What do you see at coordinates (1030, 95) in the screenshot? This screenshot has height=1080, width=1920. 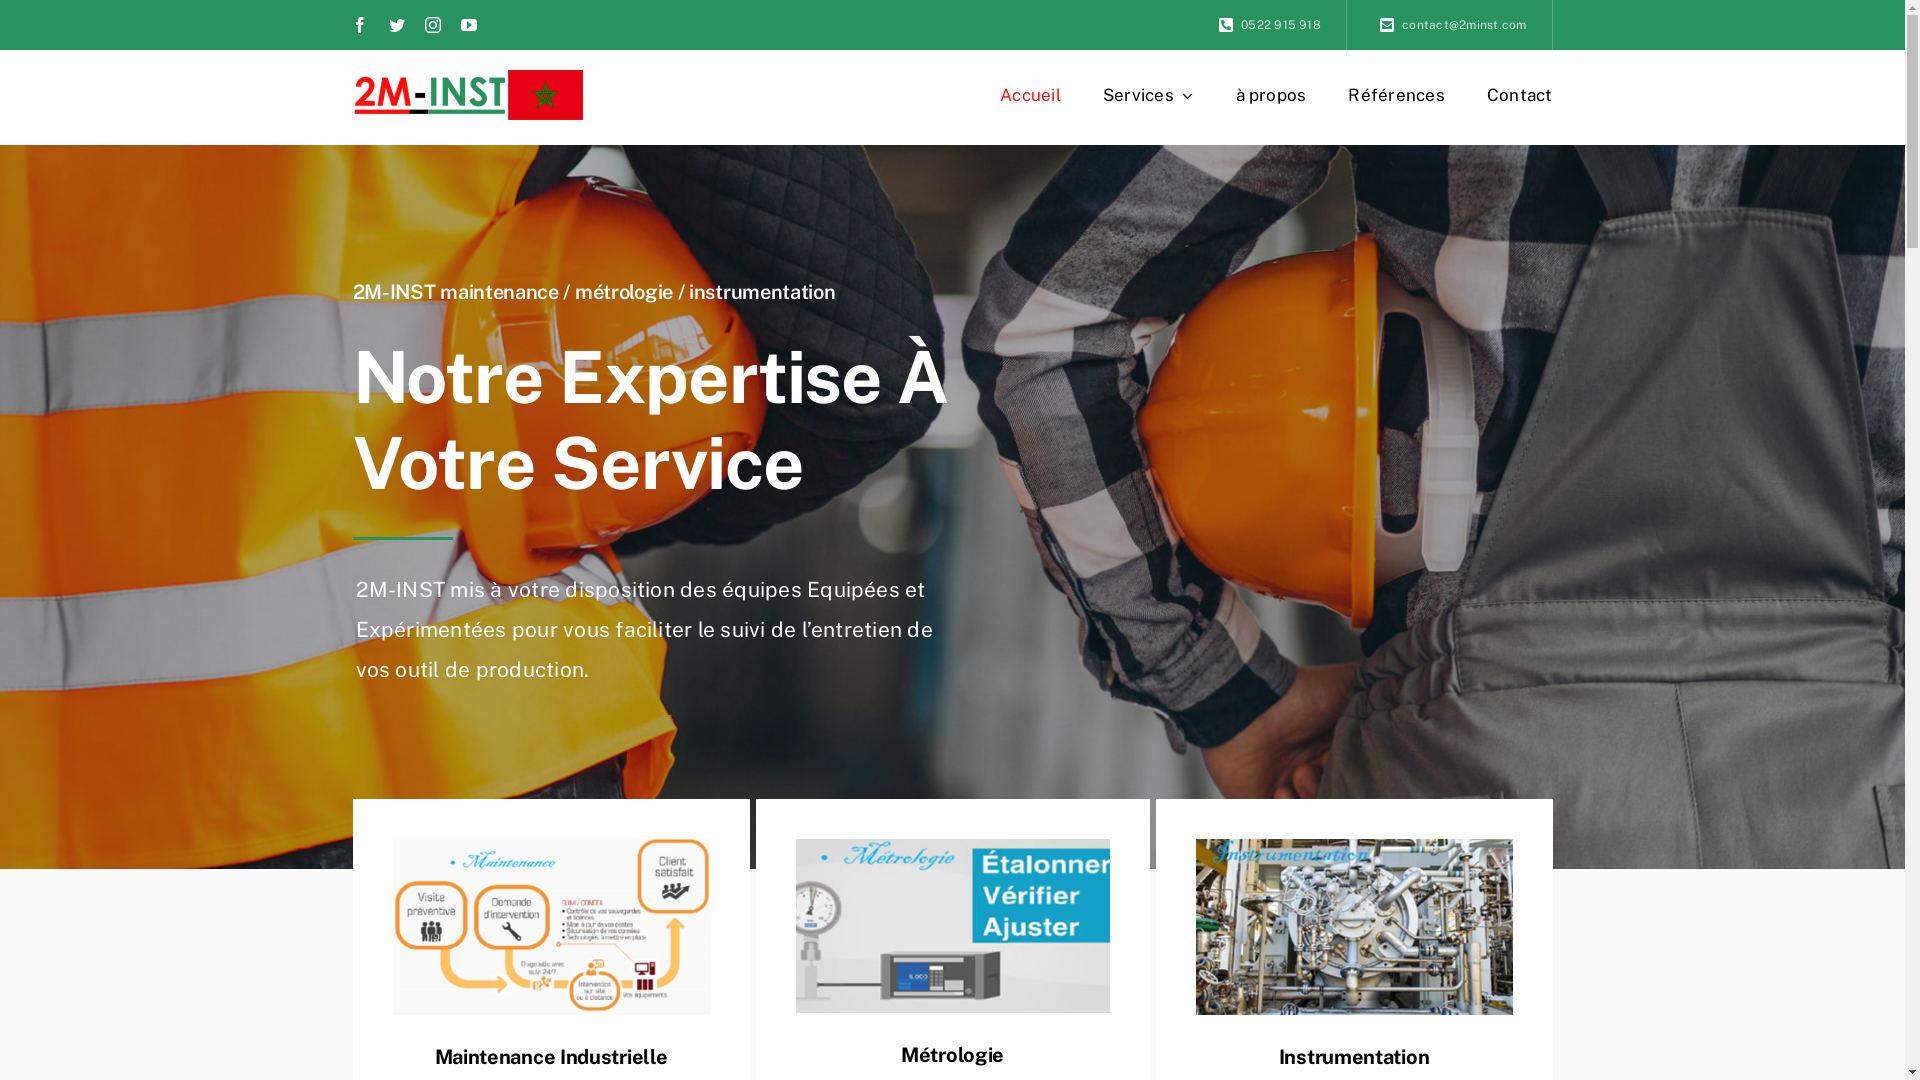 I see `'Accueil'` at bounding box center [1030, 95].